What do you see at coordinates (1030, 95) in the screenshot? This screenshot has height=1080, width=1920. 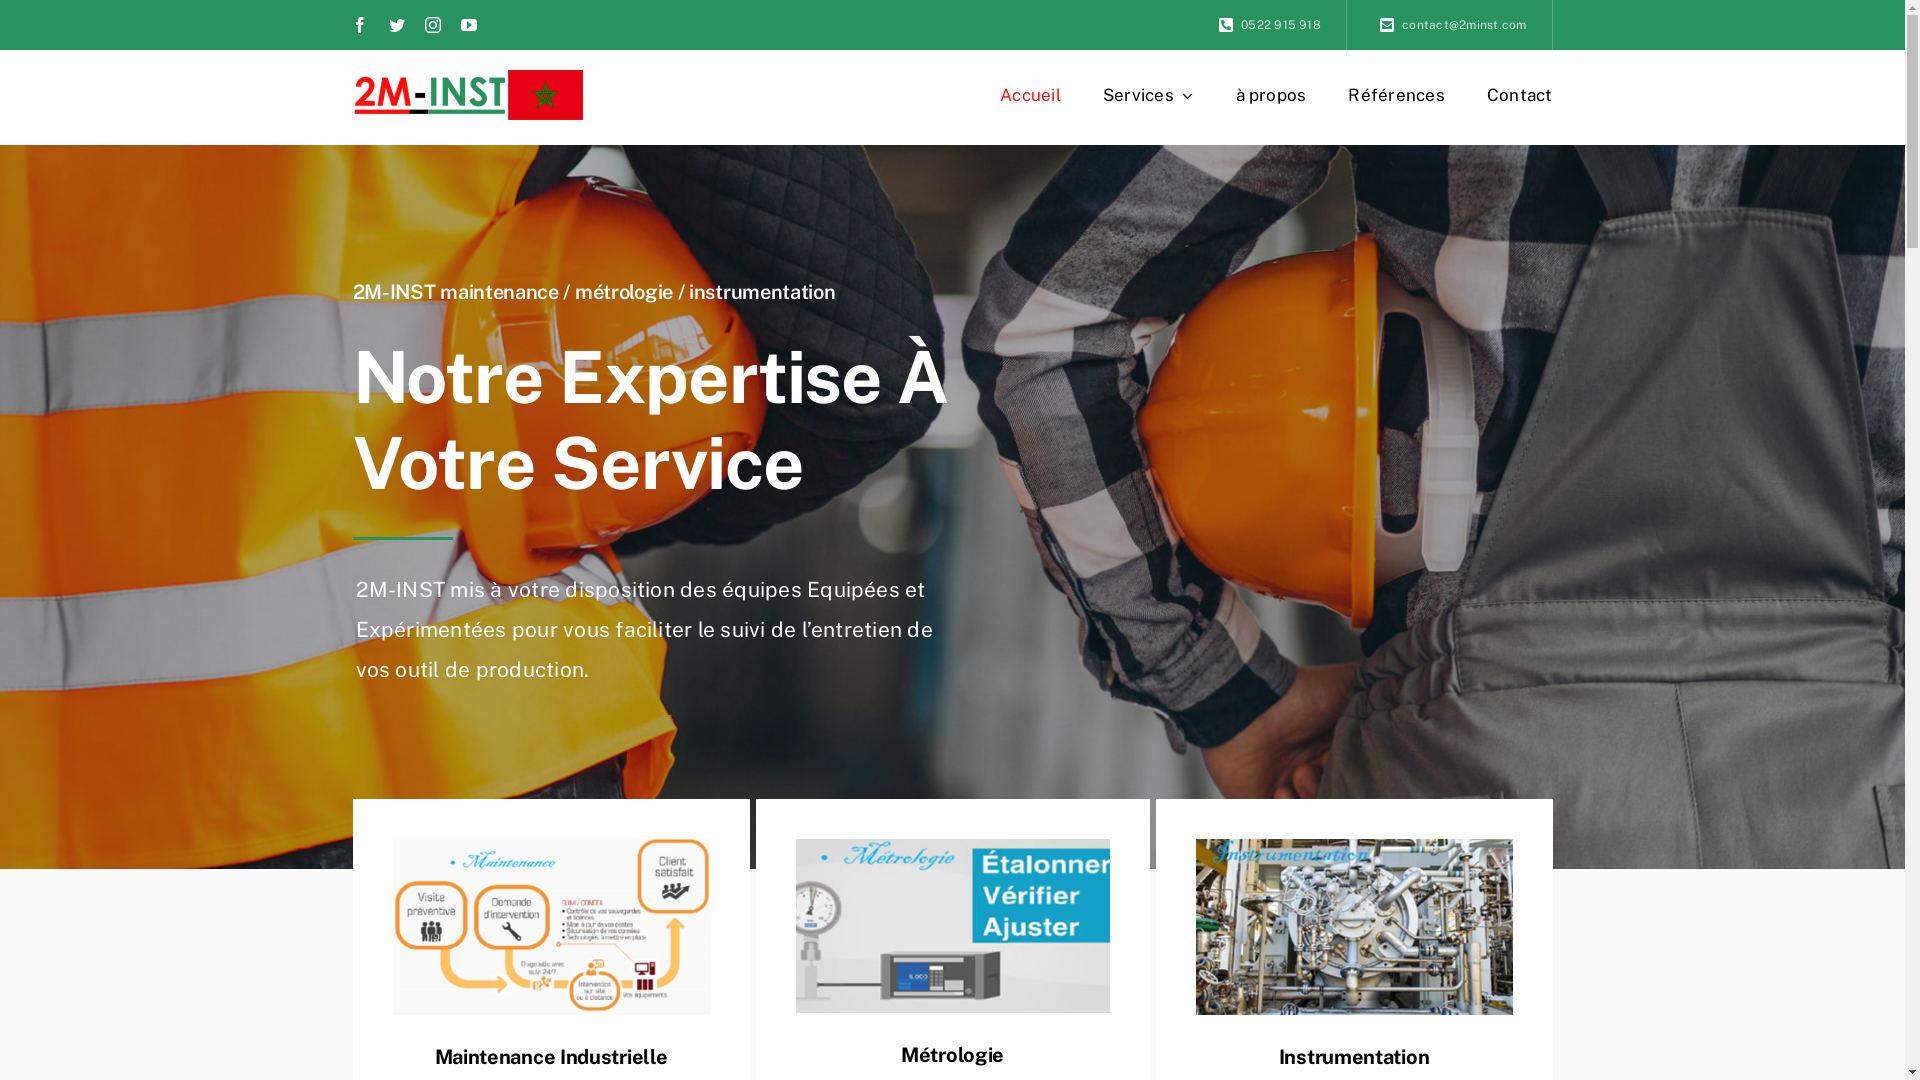 I see `'Accueil'` at bounding box center [1030, 95].